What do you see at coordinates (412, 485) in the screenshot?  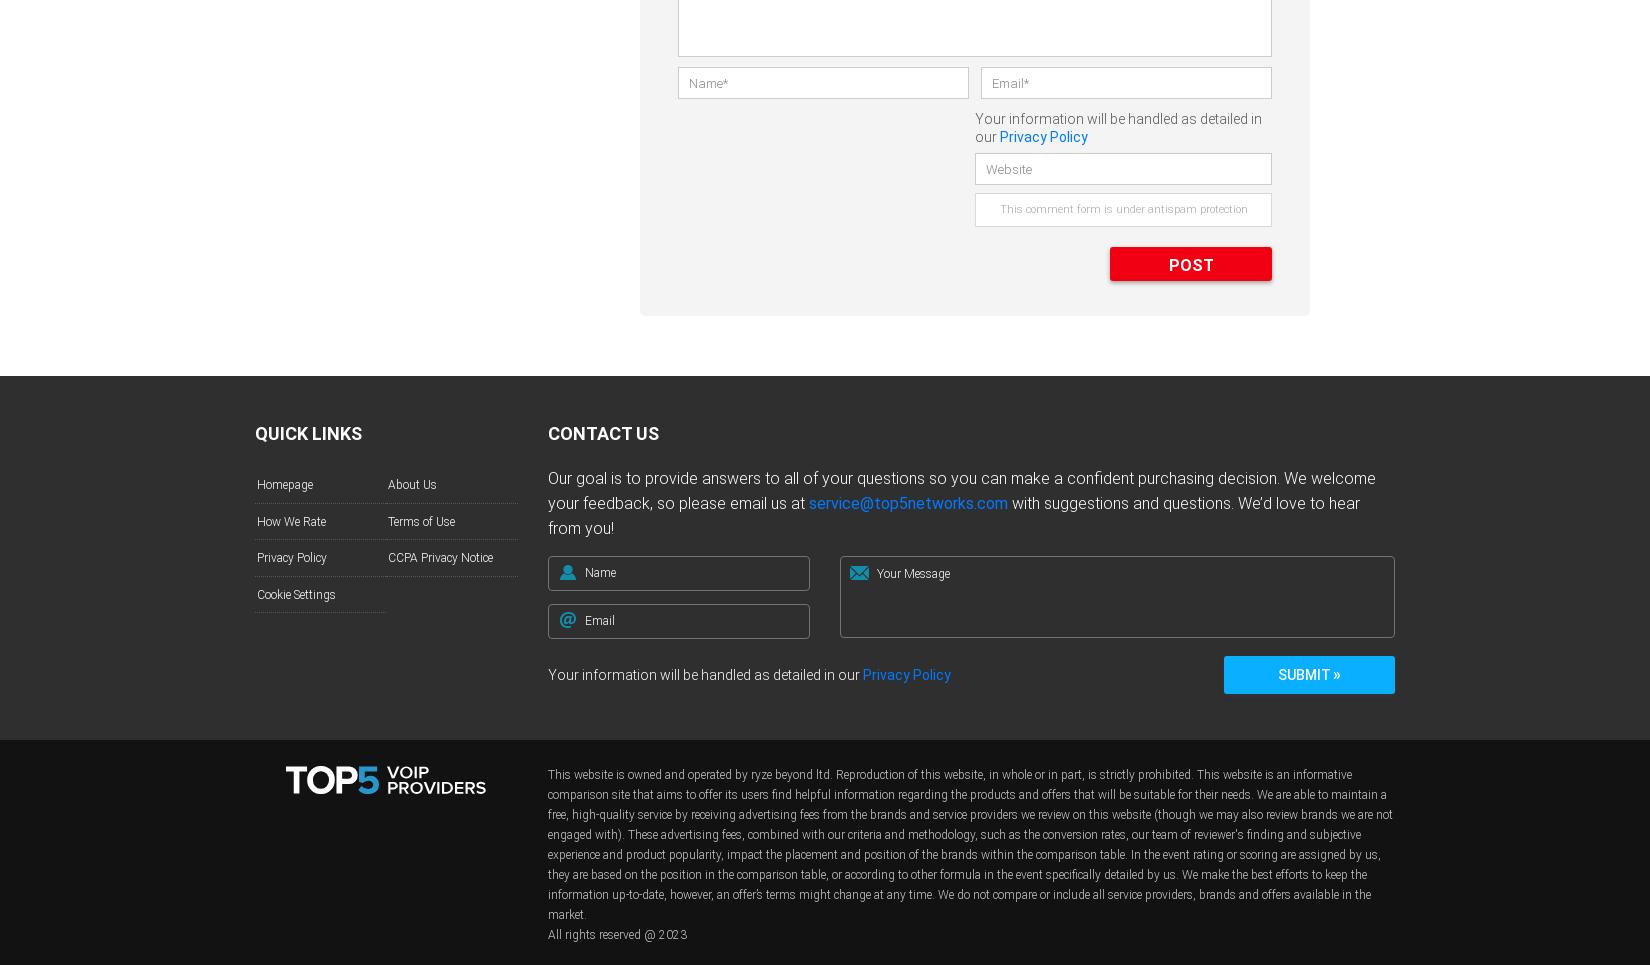 I see `'About Us'` at bounding box center [412, 485].